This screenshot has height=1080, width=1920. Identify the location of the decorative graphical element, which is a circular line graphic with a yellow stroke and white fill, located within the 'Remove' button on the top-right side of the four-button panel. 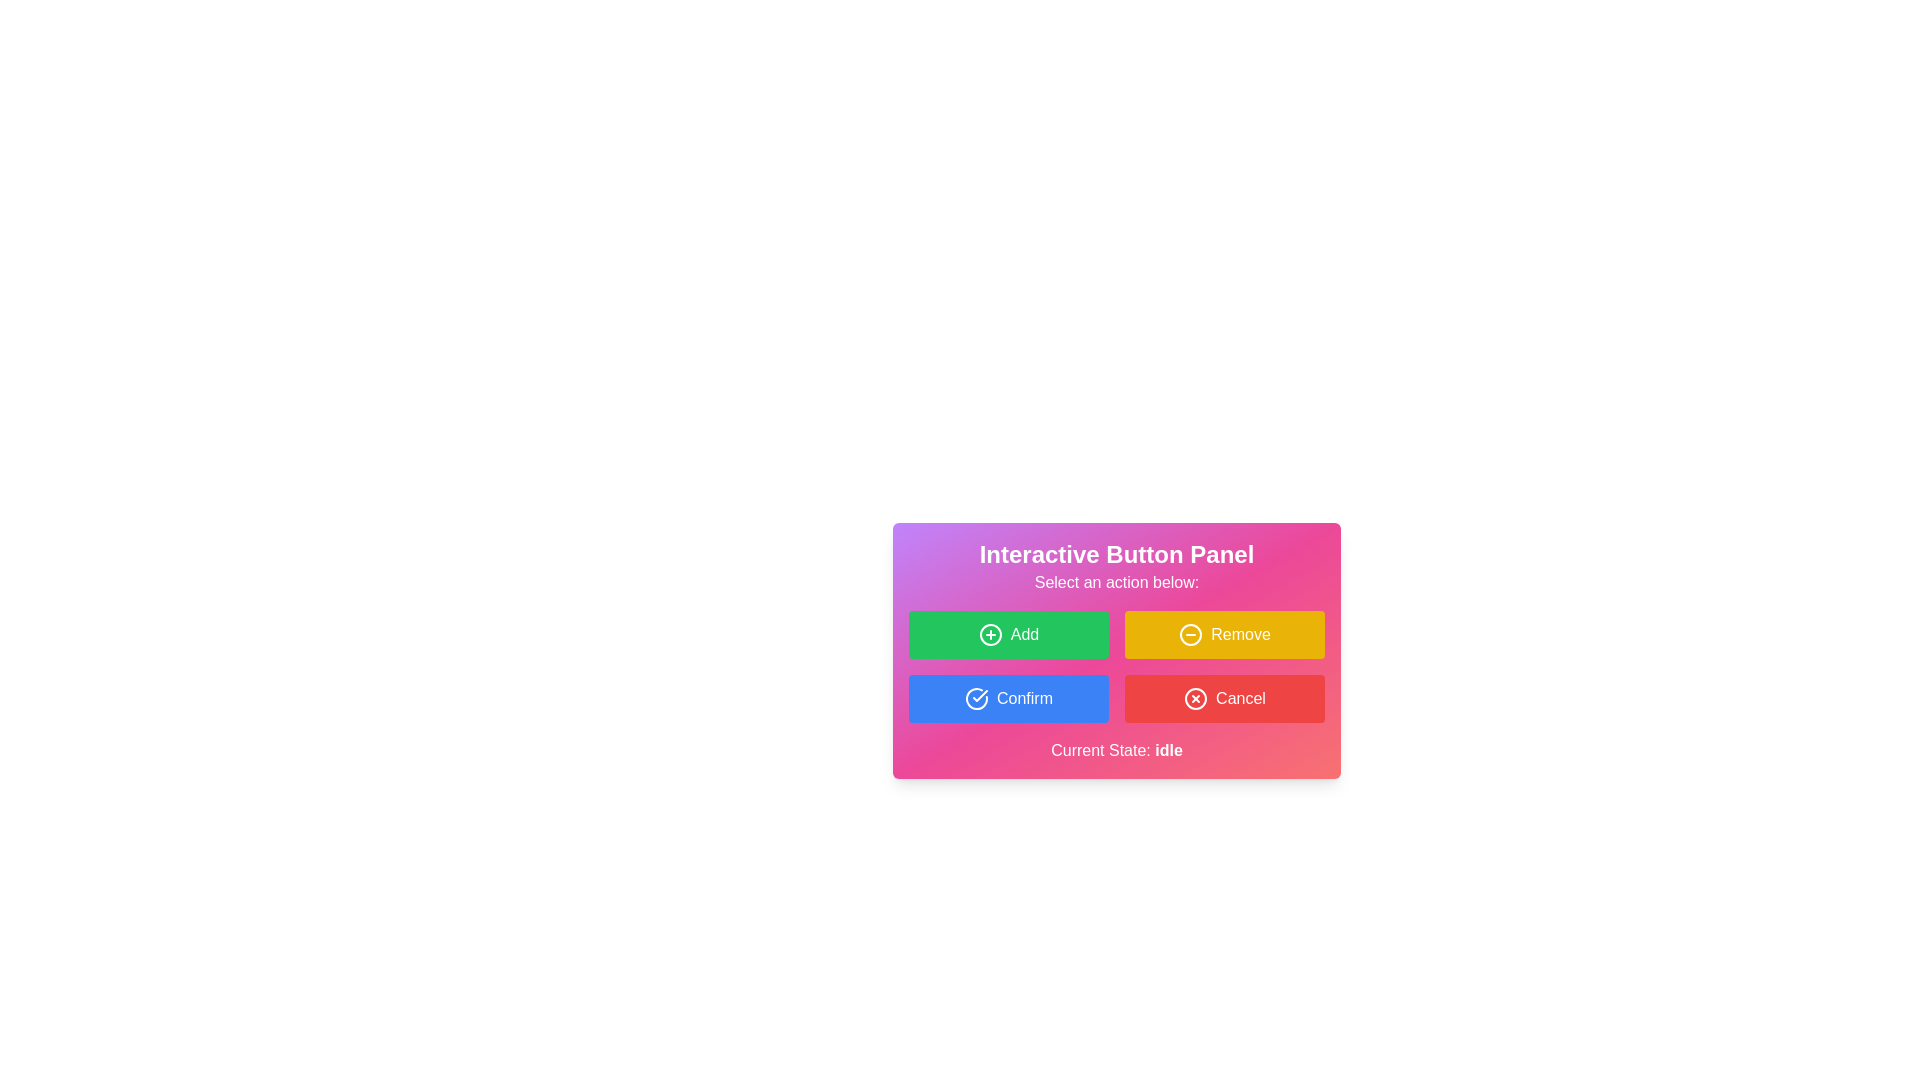
(1191, 635).